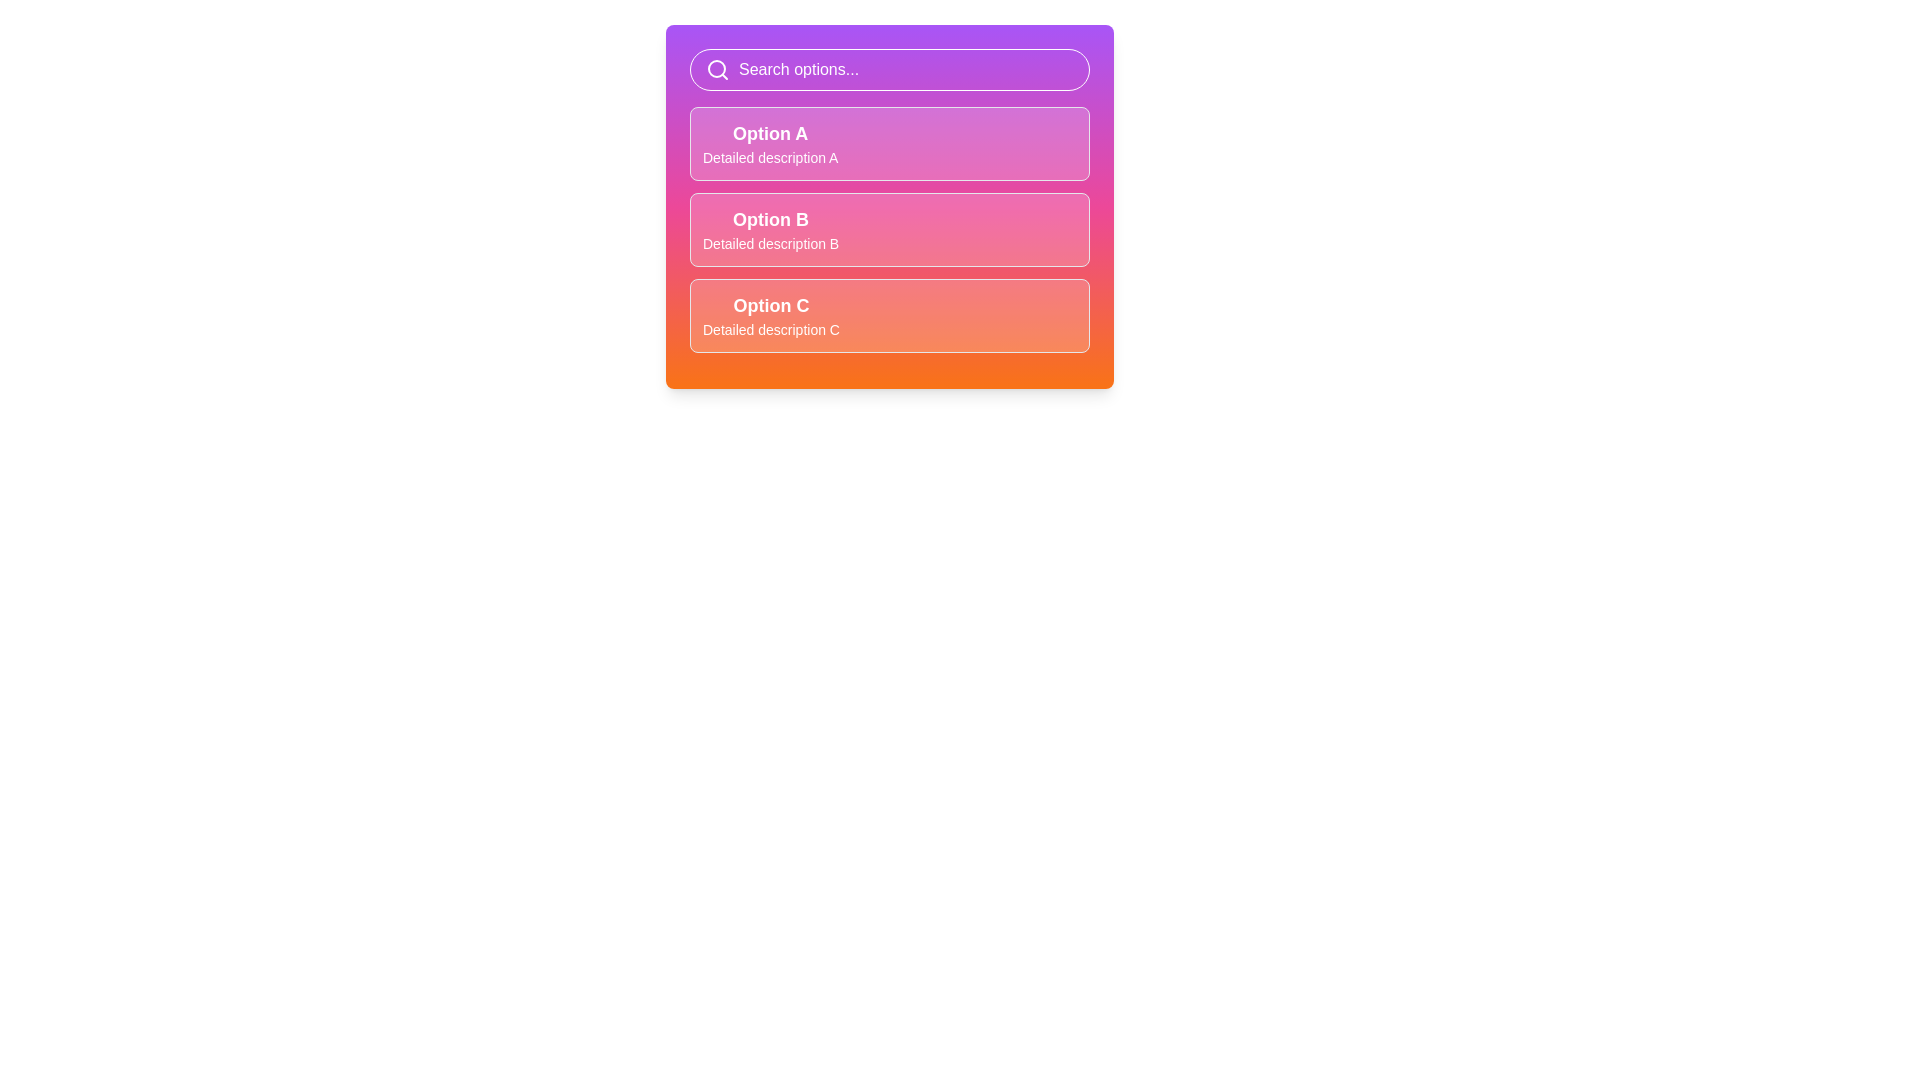 This screenshot has height=1080, width=1920. Describe the element at coordinates (888, 229) in the screenshot. I see `the second option in a vertically stacked list of three options` at that location.